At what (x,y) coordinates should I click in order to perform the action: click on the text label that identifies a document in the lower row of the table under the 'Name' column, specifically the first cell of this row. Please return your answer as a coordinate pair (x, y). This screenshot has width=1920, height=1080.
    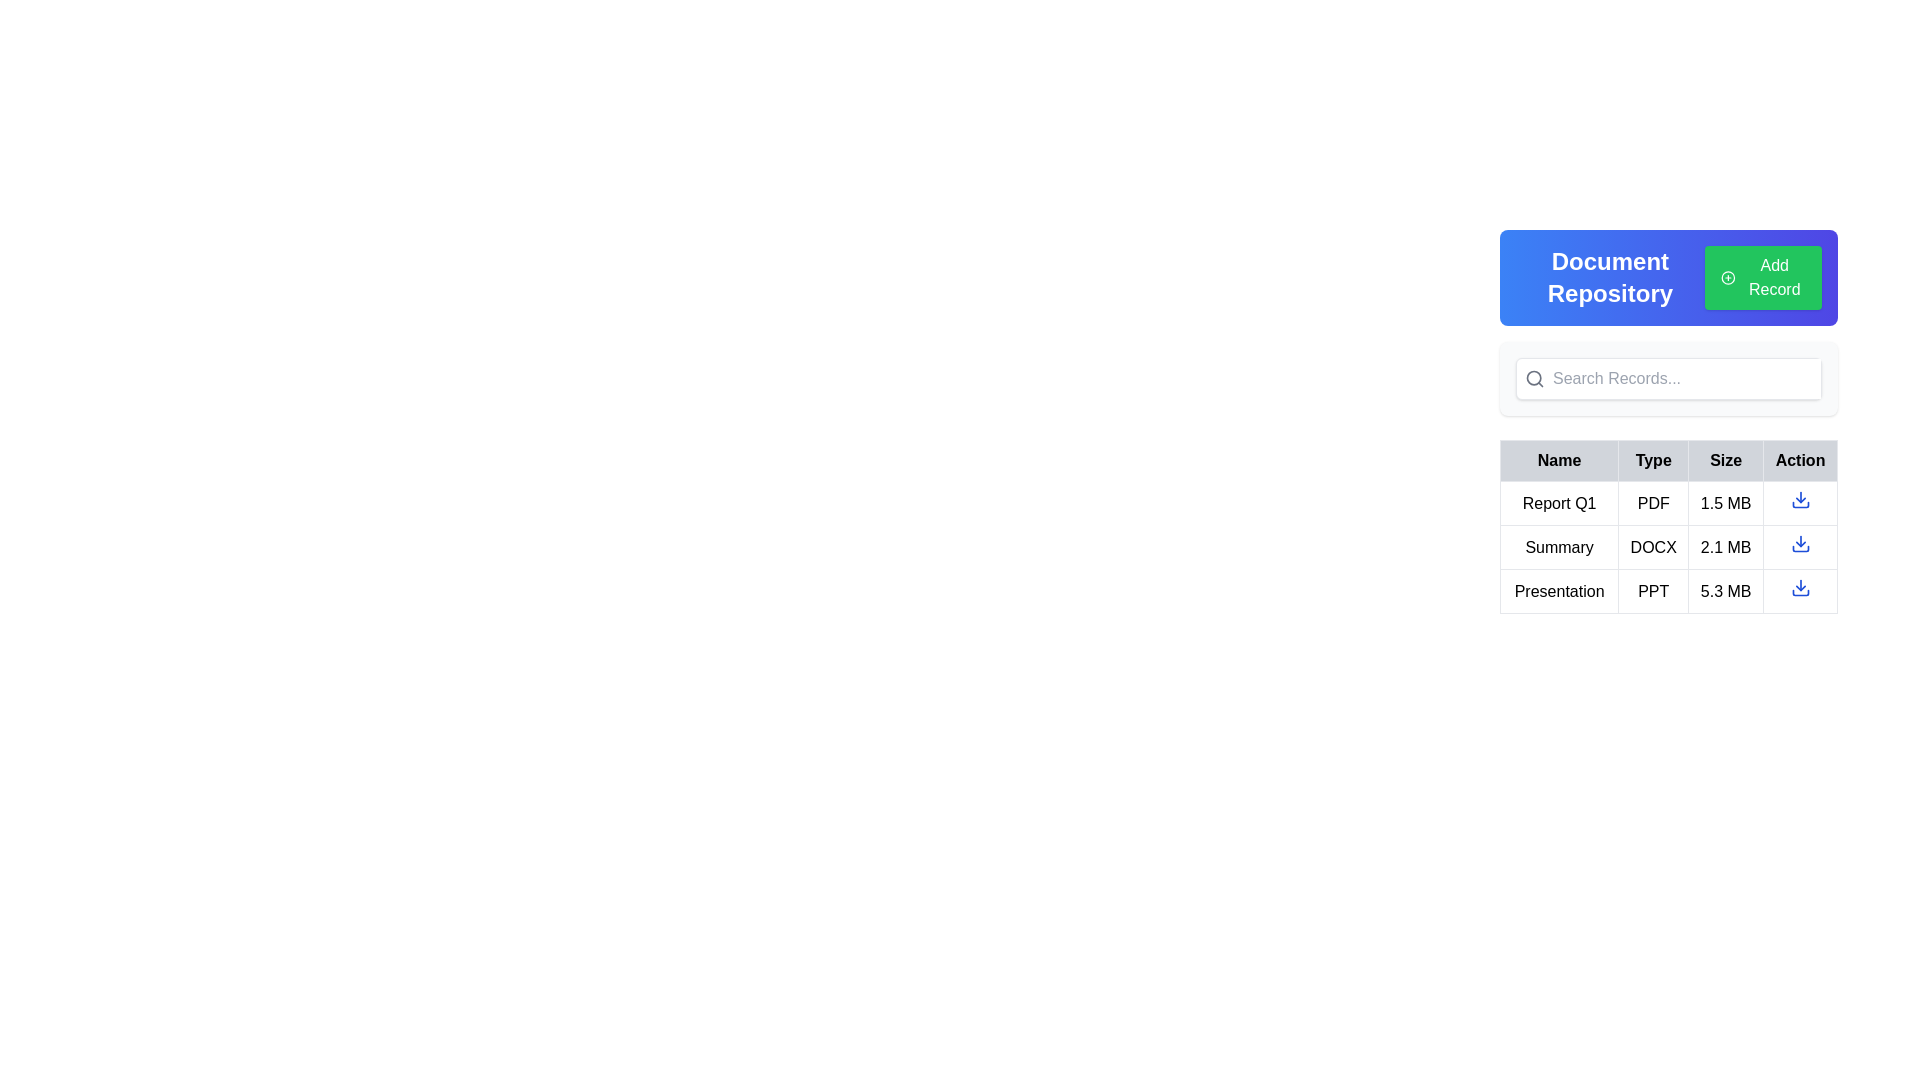
    Looking at the image, I should click on (1558, 590).